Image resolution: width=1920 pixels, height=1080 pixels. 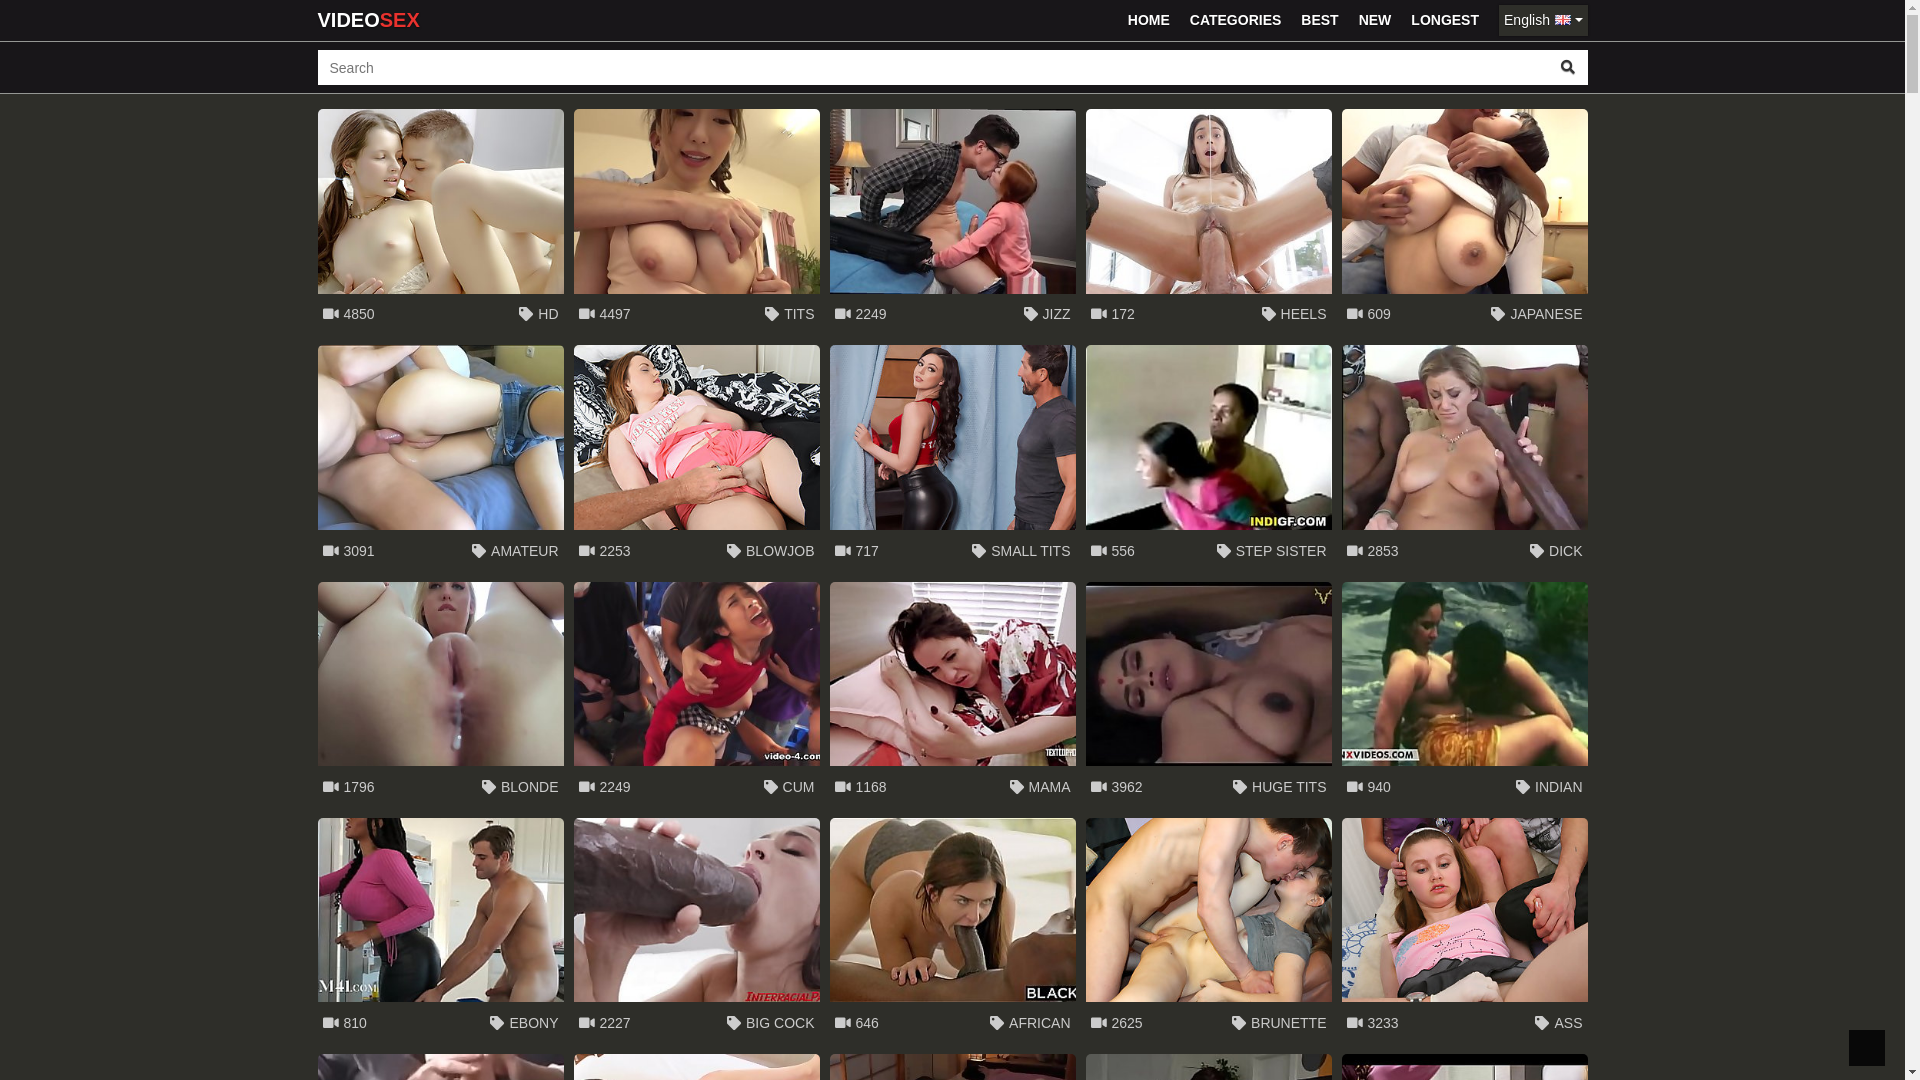 What do you see at coordinates (440, 458) in the screenshot?
I see `'3091` at bounding box center [440, 458].